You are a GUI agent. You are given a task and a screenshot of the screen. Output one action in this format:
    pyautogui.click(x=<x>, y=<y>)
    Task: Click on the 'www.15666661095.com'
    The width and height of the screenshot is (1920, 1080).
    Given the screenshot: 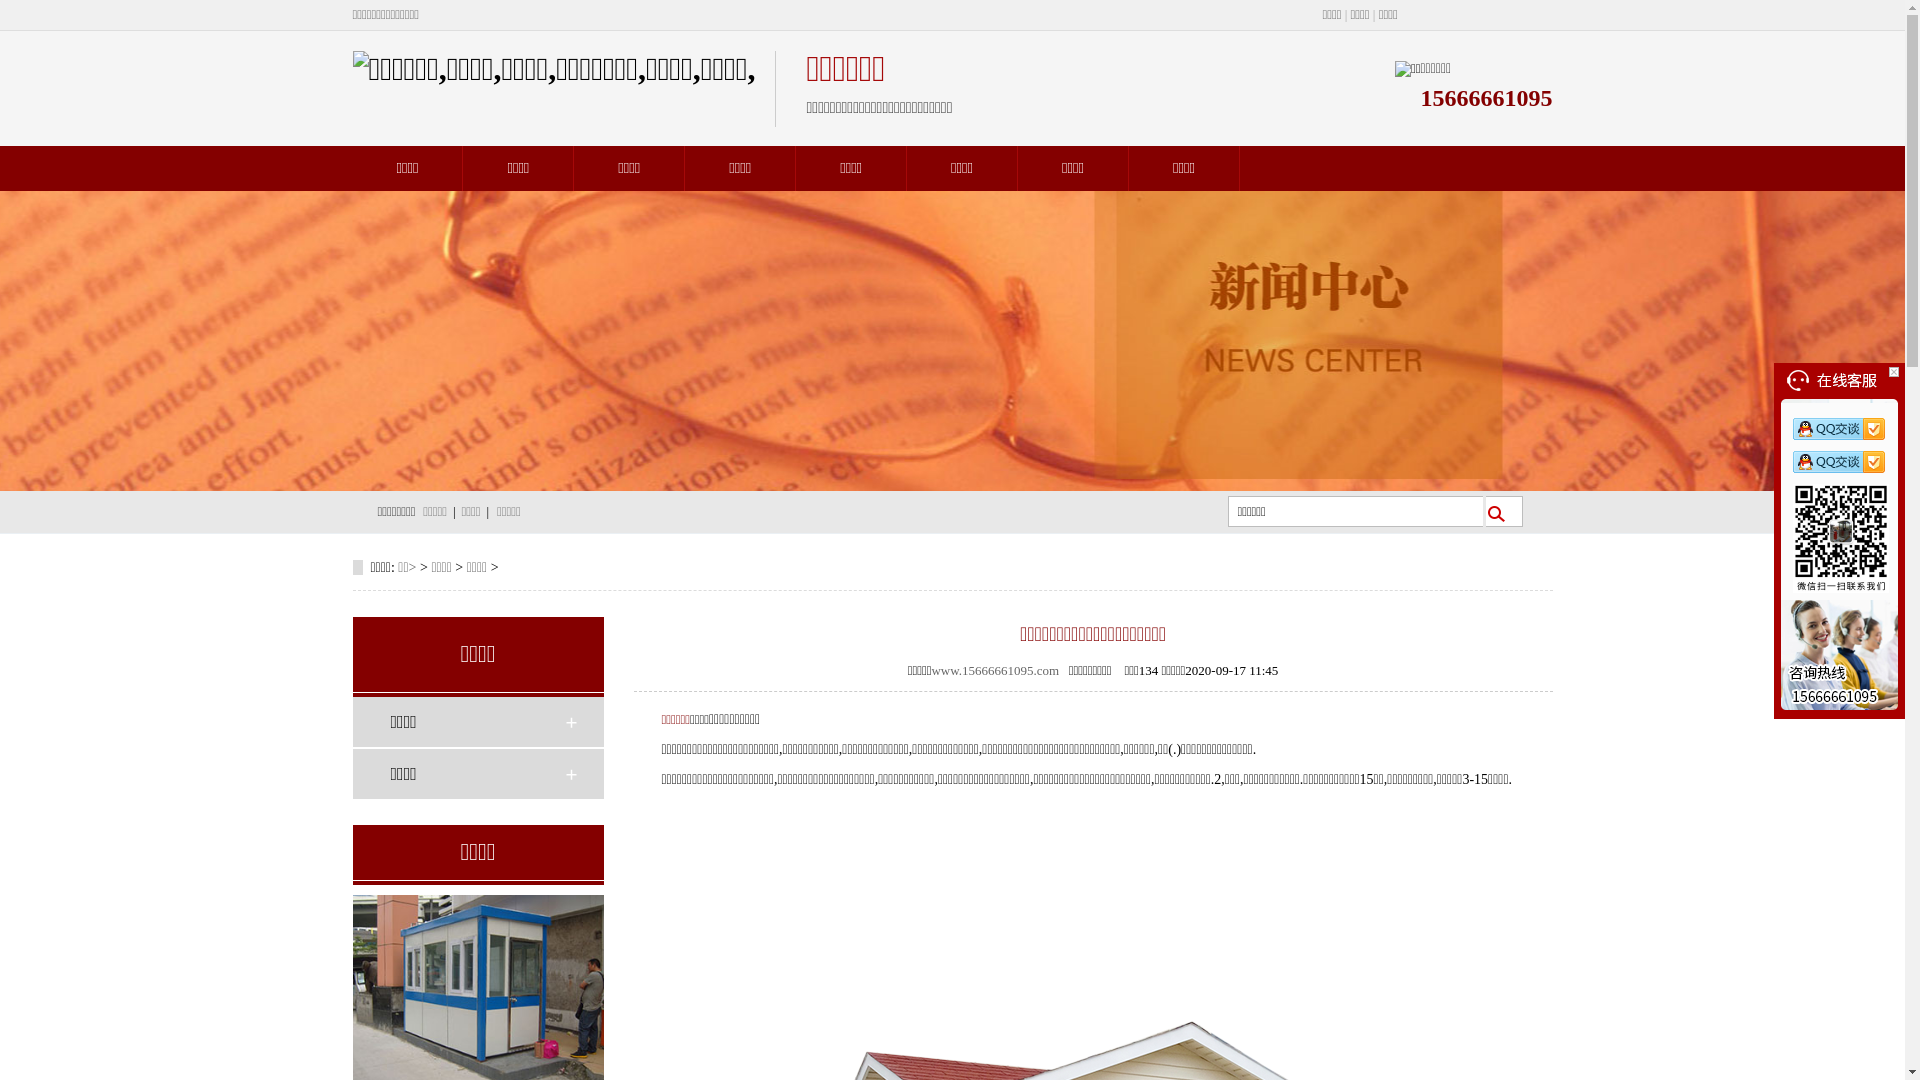 What is the action you would take?
    pyautogui.click(x=994, y=670)
    